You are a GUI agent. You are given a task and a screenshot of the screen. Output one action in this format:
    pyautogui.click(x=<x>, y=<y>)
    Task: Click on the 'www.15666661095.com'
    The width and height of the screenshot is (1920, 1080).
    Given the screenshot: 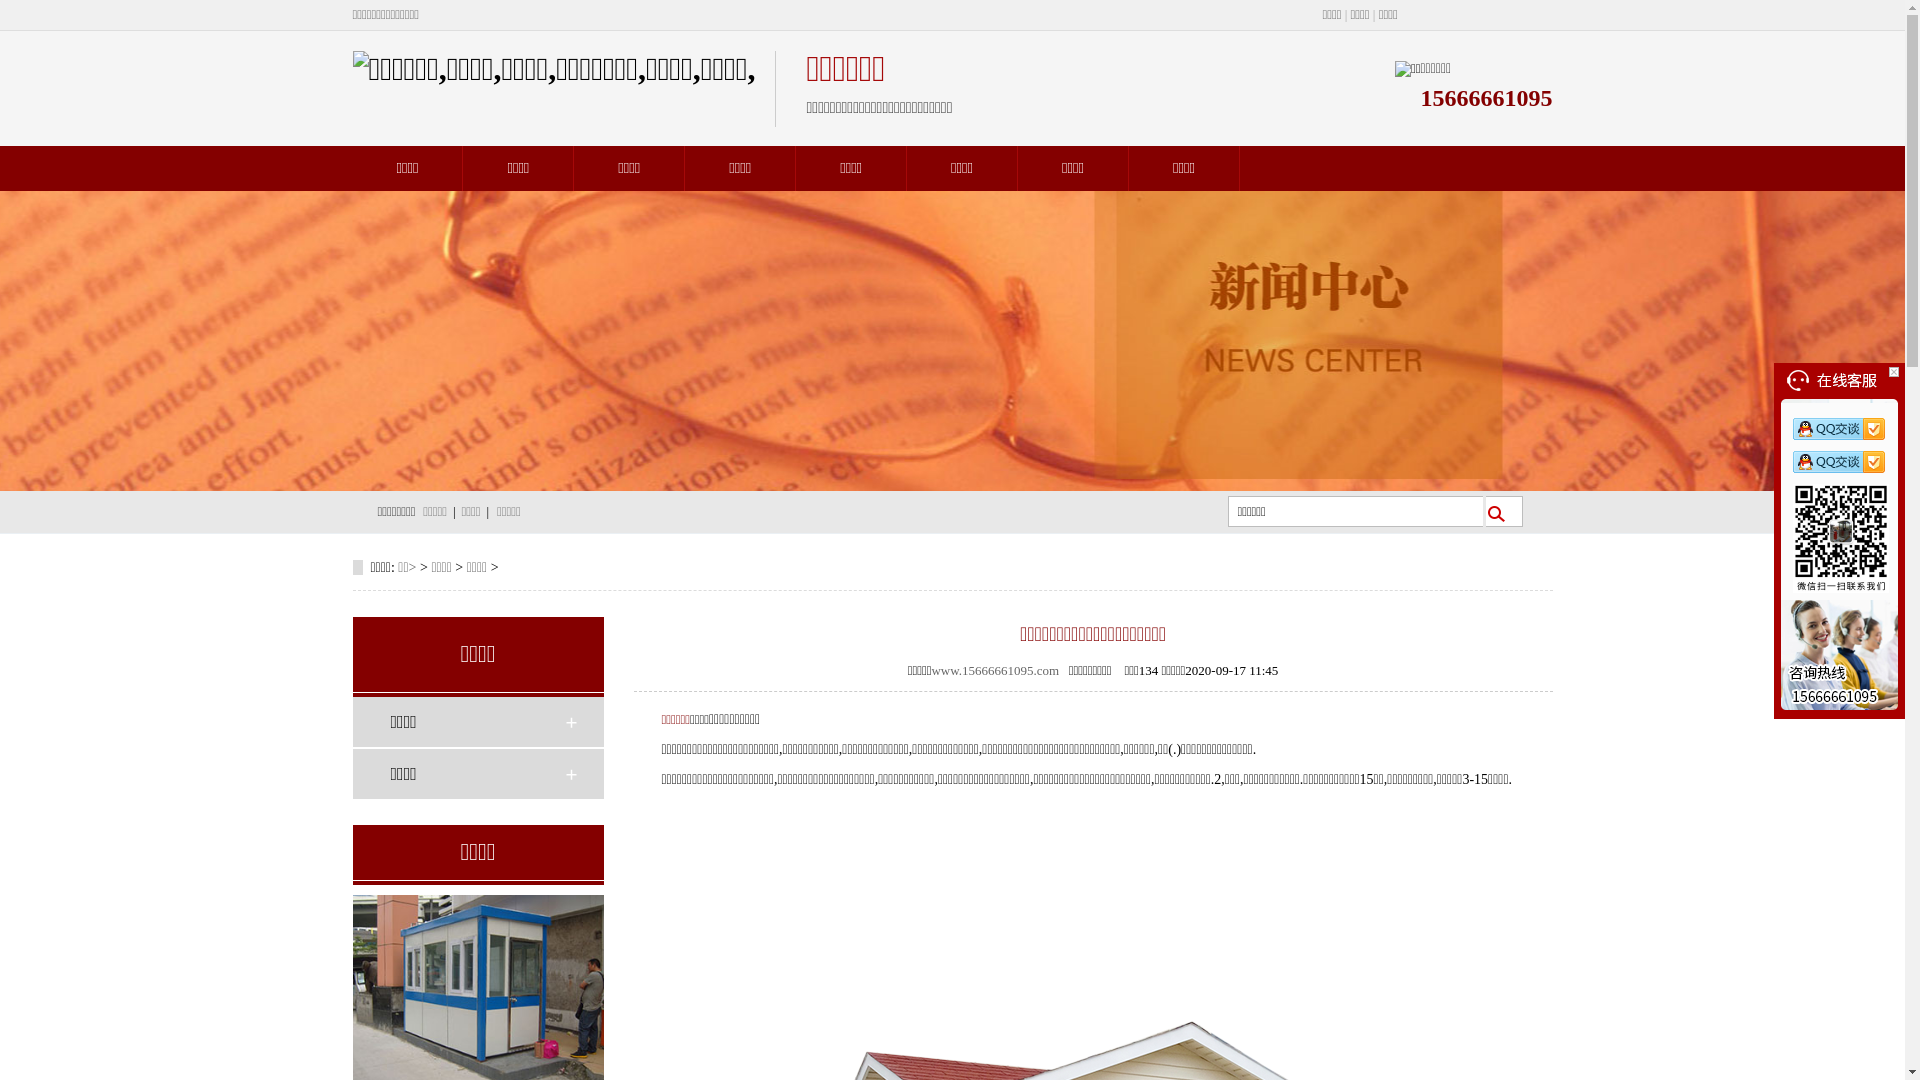 What is the action you would take?
    pyautogui.click(x=994, y=670)
    